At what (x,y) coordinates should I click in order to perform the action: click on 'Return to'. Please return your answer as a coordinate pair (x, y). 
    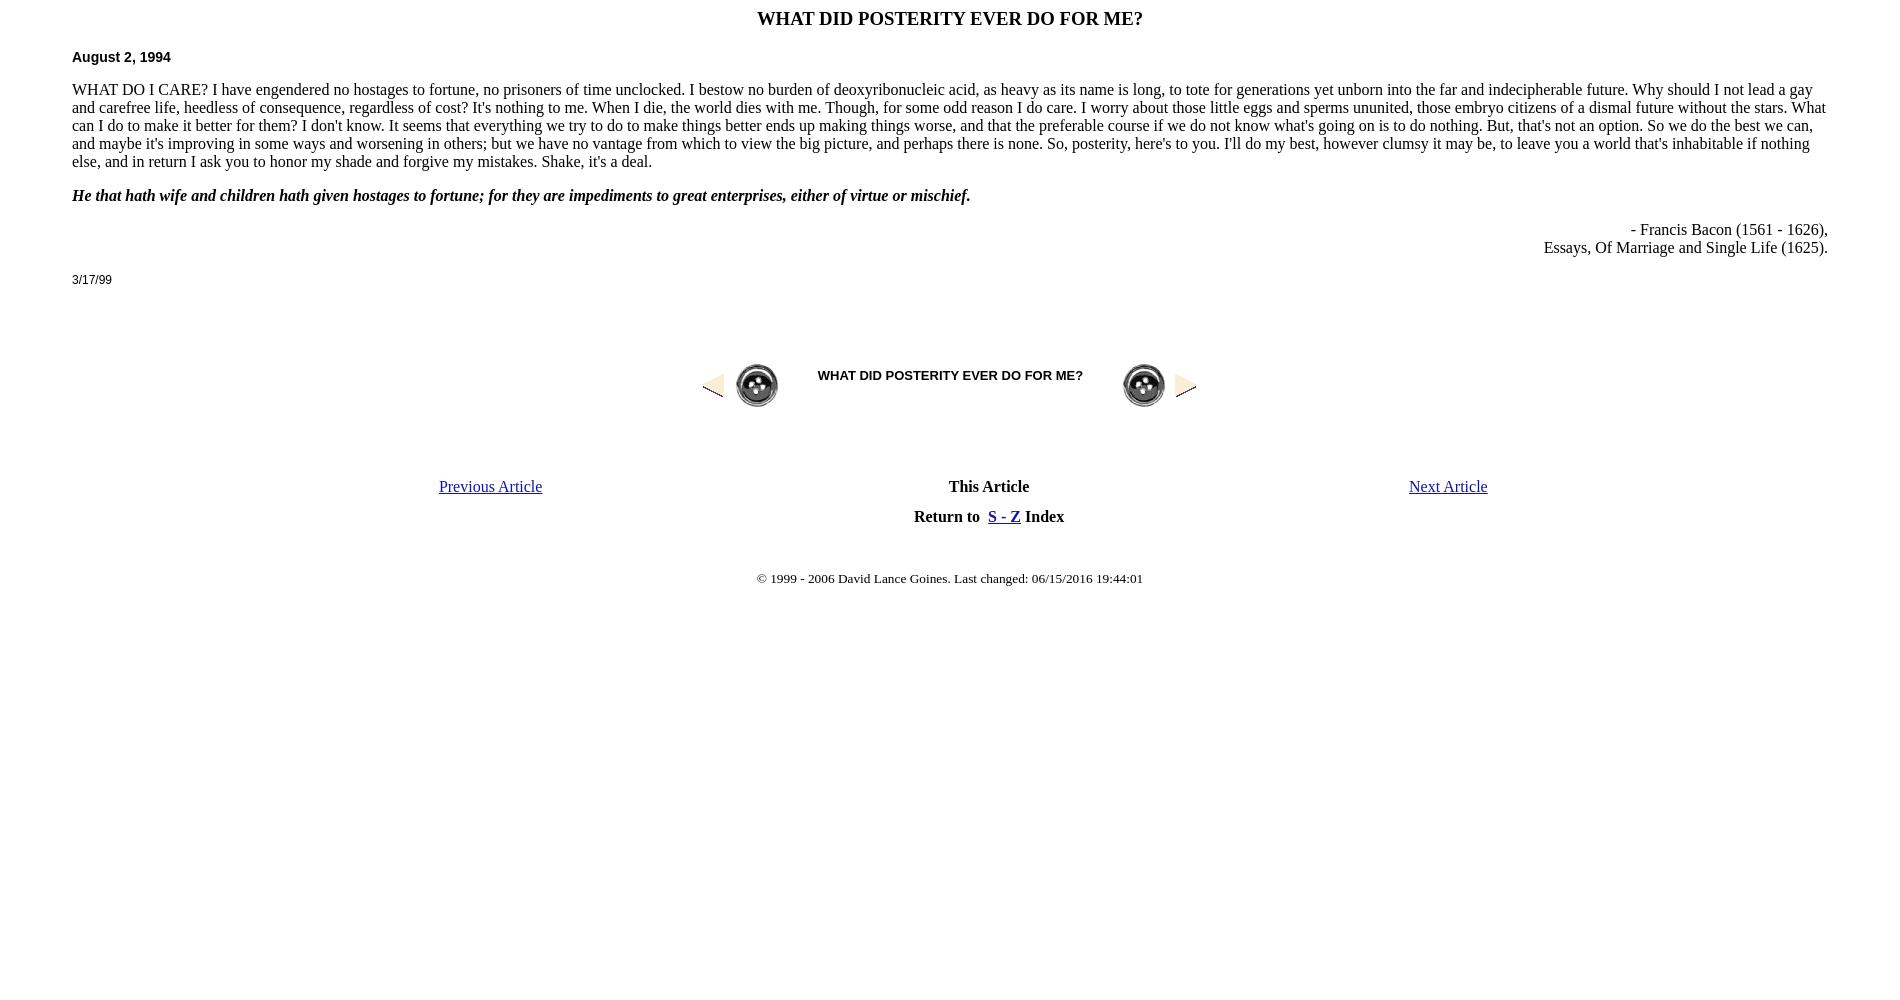
    Looking at the image, I should click on (950, 515).